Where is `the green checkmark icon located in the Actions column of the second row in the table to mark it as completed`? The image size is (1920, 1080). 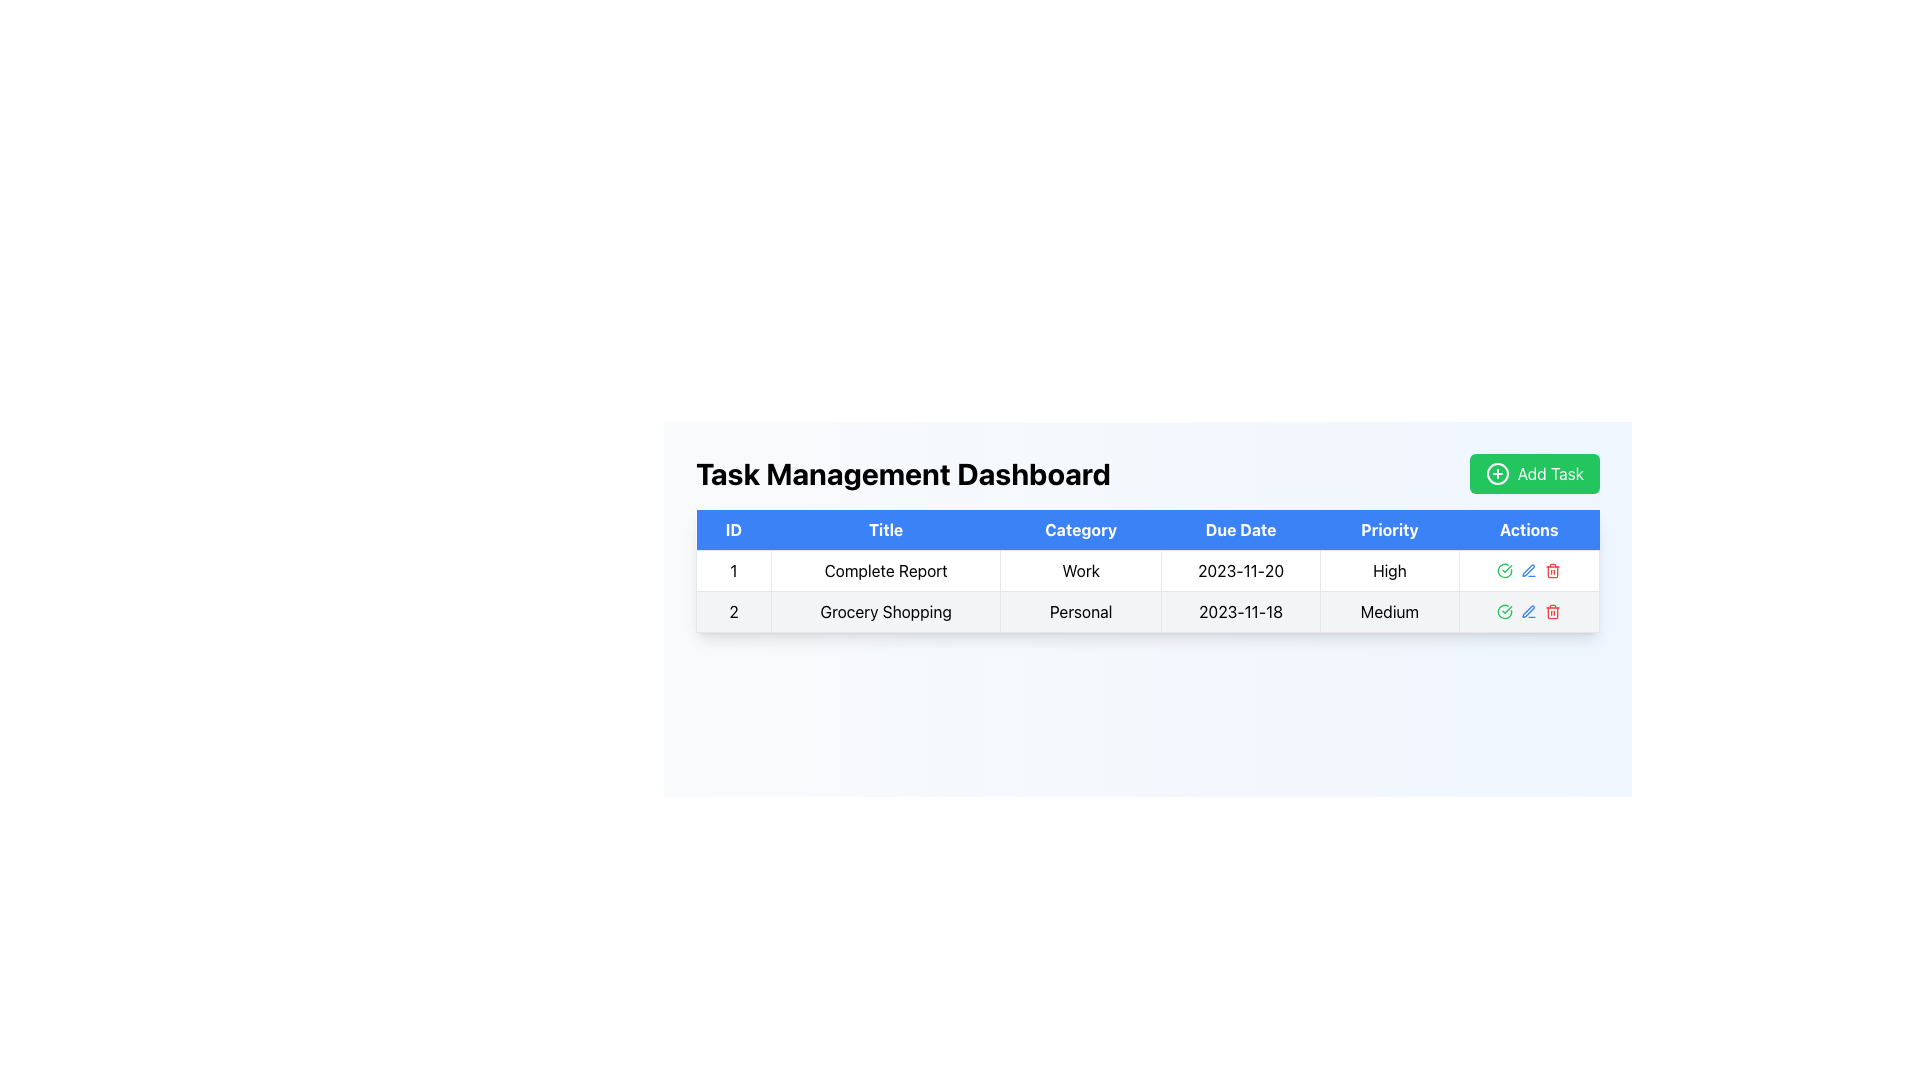
the green checkmark icon located in the Actions column of the second row in the table to mark it as completed is located at coordinates (1528, 611).